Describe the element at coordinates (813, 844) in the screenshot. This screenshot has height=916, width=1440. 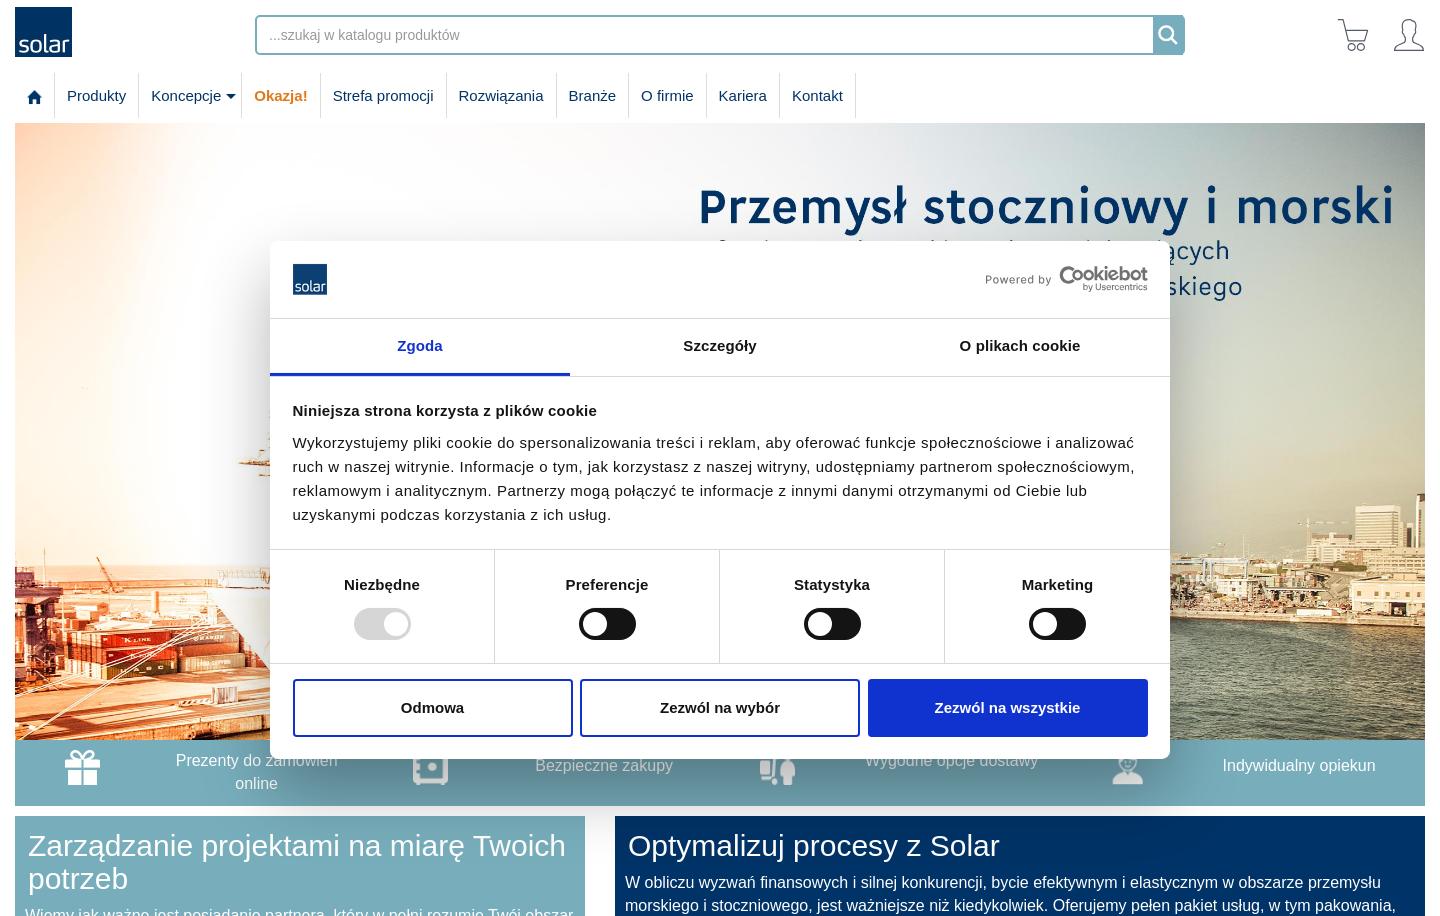
I see `'Optymalizuj procesy z Solar'` at that location.